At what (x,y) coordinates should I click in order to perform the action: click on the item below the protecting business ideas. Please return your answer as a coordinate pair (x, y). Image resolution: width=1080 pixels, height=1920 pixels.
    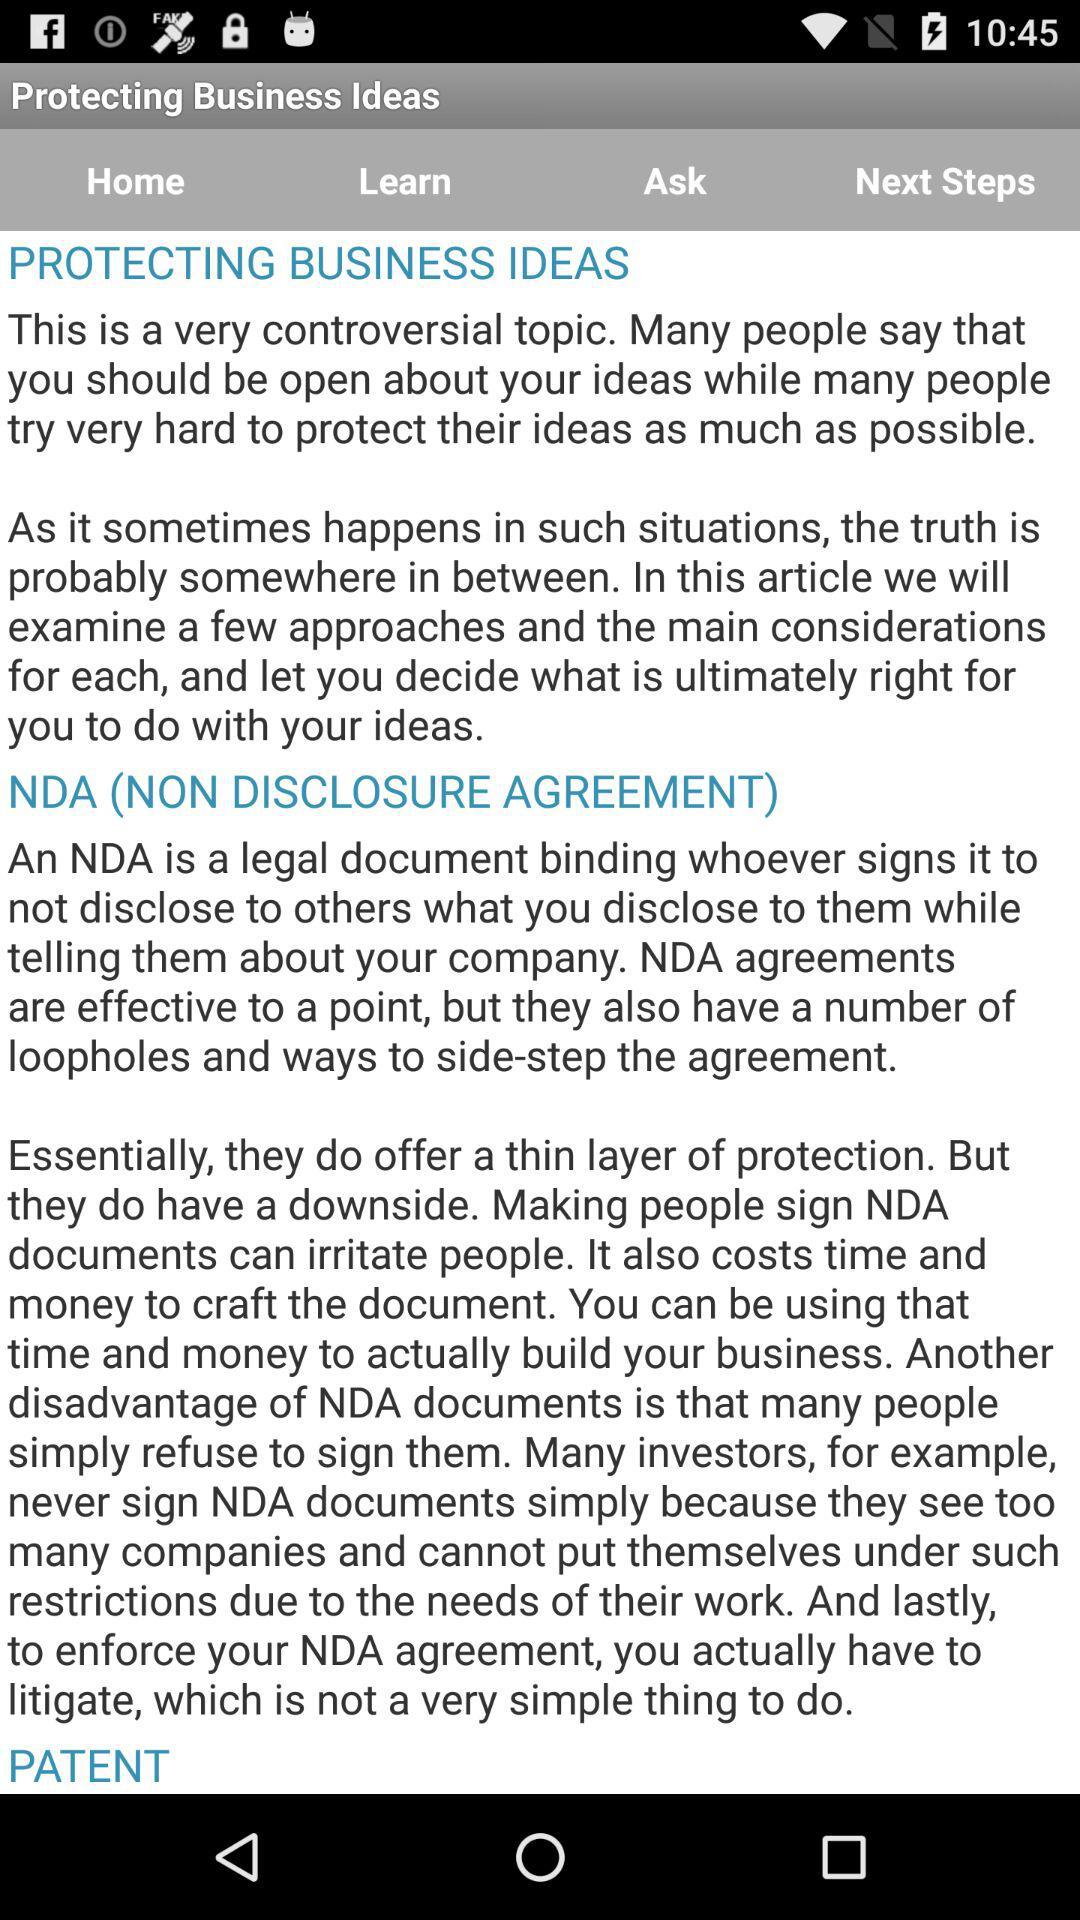
    Looking at the image, I should click on (675, 180).